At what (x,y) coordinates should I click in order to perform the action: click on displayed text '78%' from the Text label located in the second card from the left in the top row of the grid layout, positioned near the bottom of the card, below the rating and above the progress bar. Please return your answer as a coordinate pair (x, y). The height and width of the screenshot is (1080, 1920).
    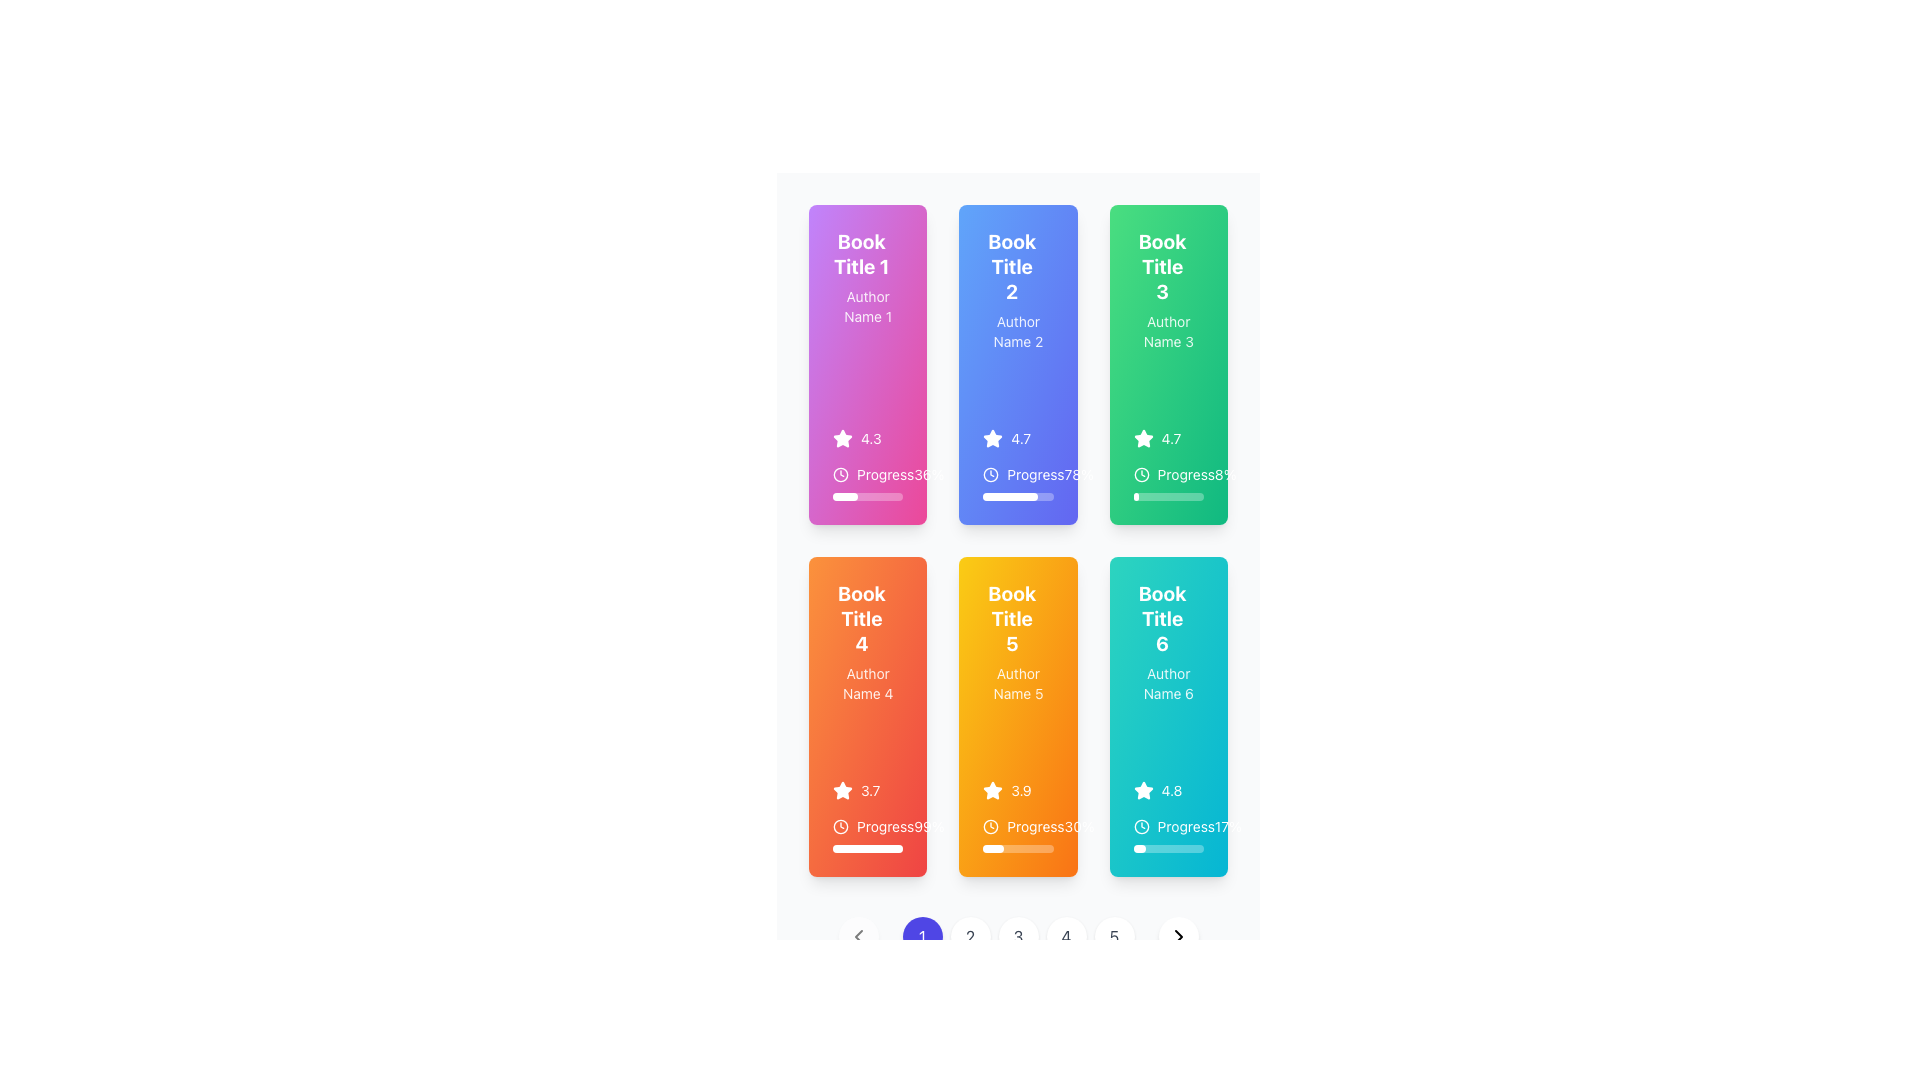
    Looking at the image, I should click on (1023, 474).